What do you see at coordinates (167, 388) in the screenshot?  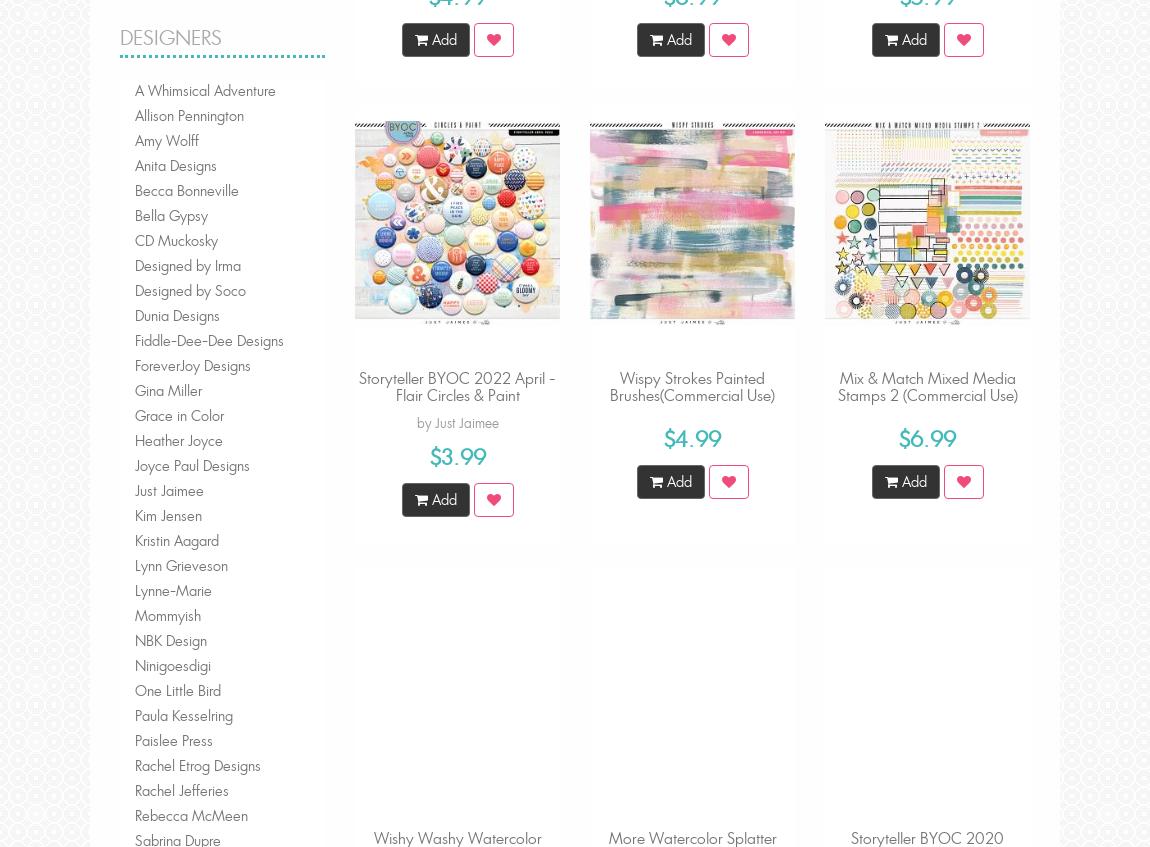 I see `'Gina Miller'` at bounding box center [167, 388].